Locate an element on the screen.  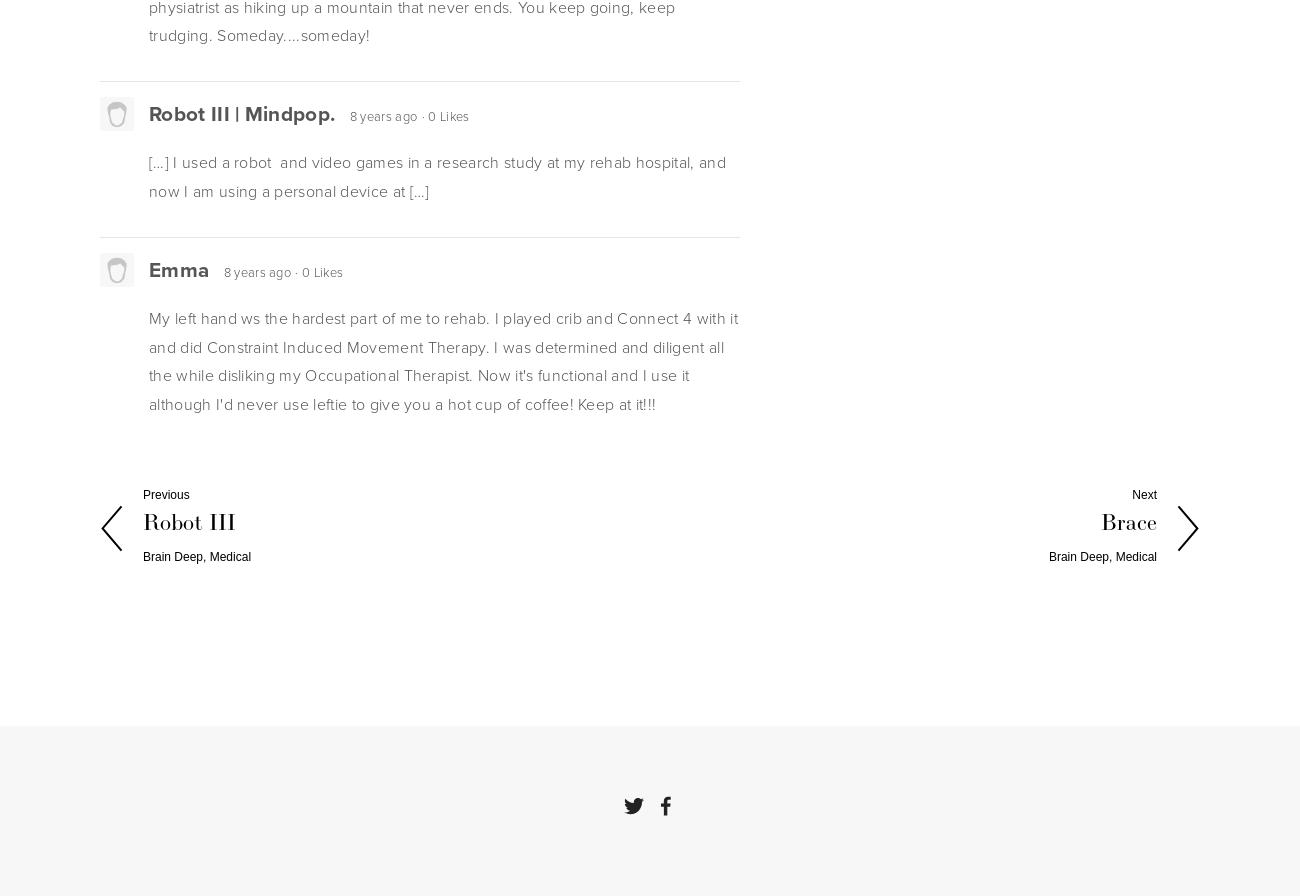
'My left hand ws the hardest part of me to rehab. I played crib and Connect 4 with it and did Constraint Induced Movement Therapy. I was determined and diligent all the while disliking my Occupational Therapist. Now it's functional and I use it although I'd never use leftie to give you a hot cup of coffee! Keep at it!!!' is located at coordinates (442, 360).